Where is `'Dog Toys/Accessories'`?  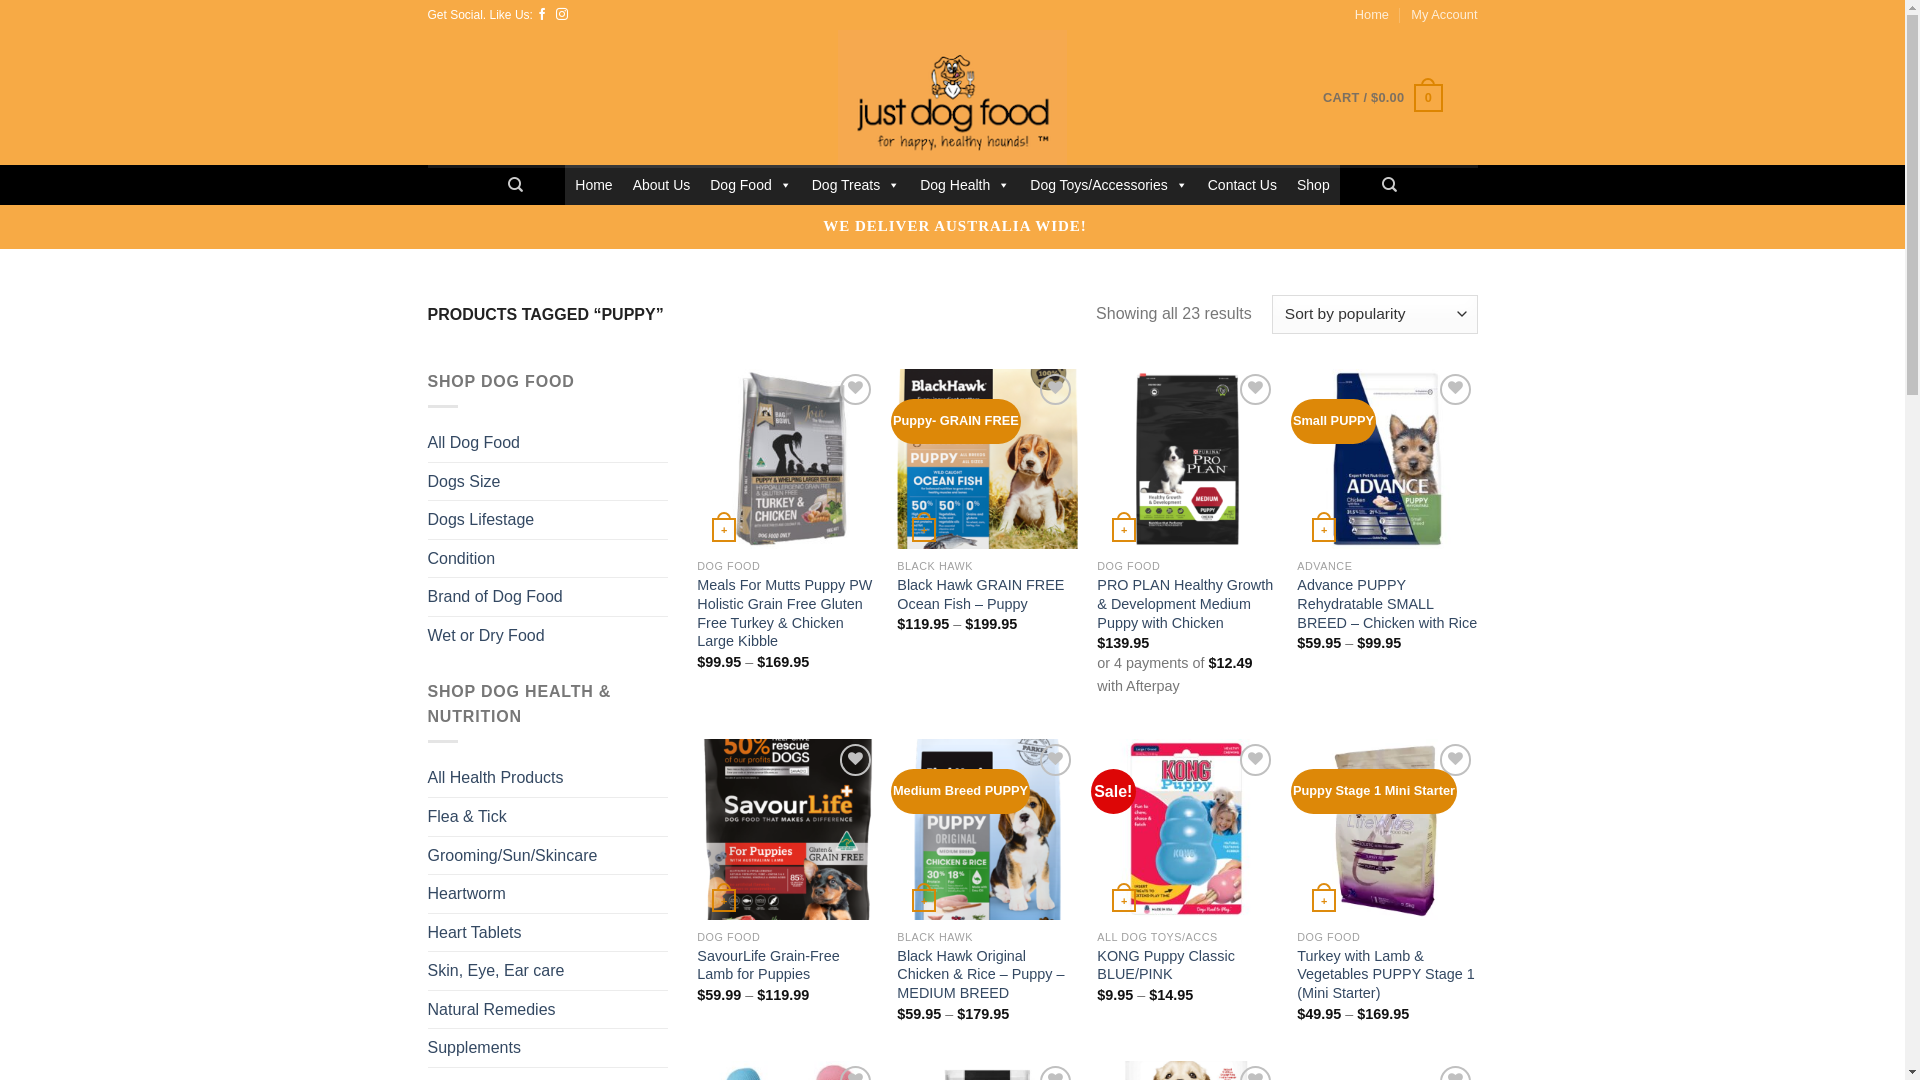 'Dog Toys/Accessories' is located at coordinates (1107, 185).